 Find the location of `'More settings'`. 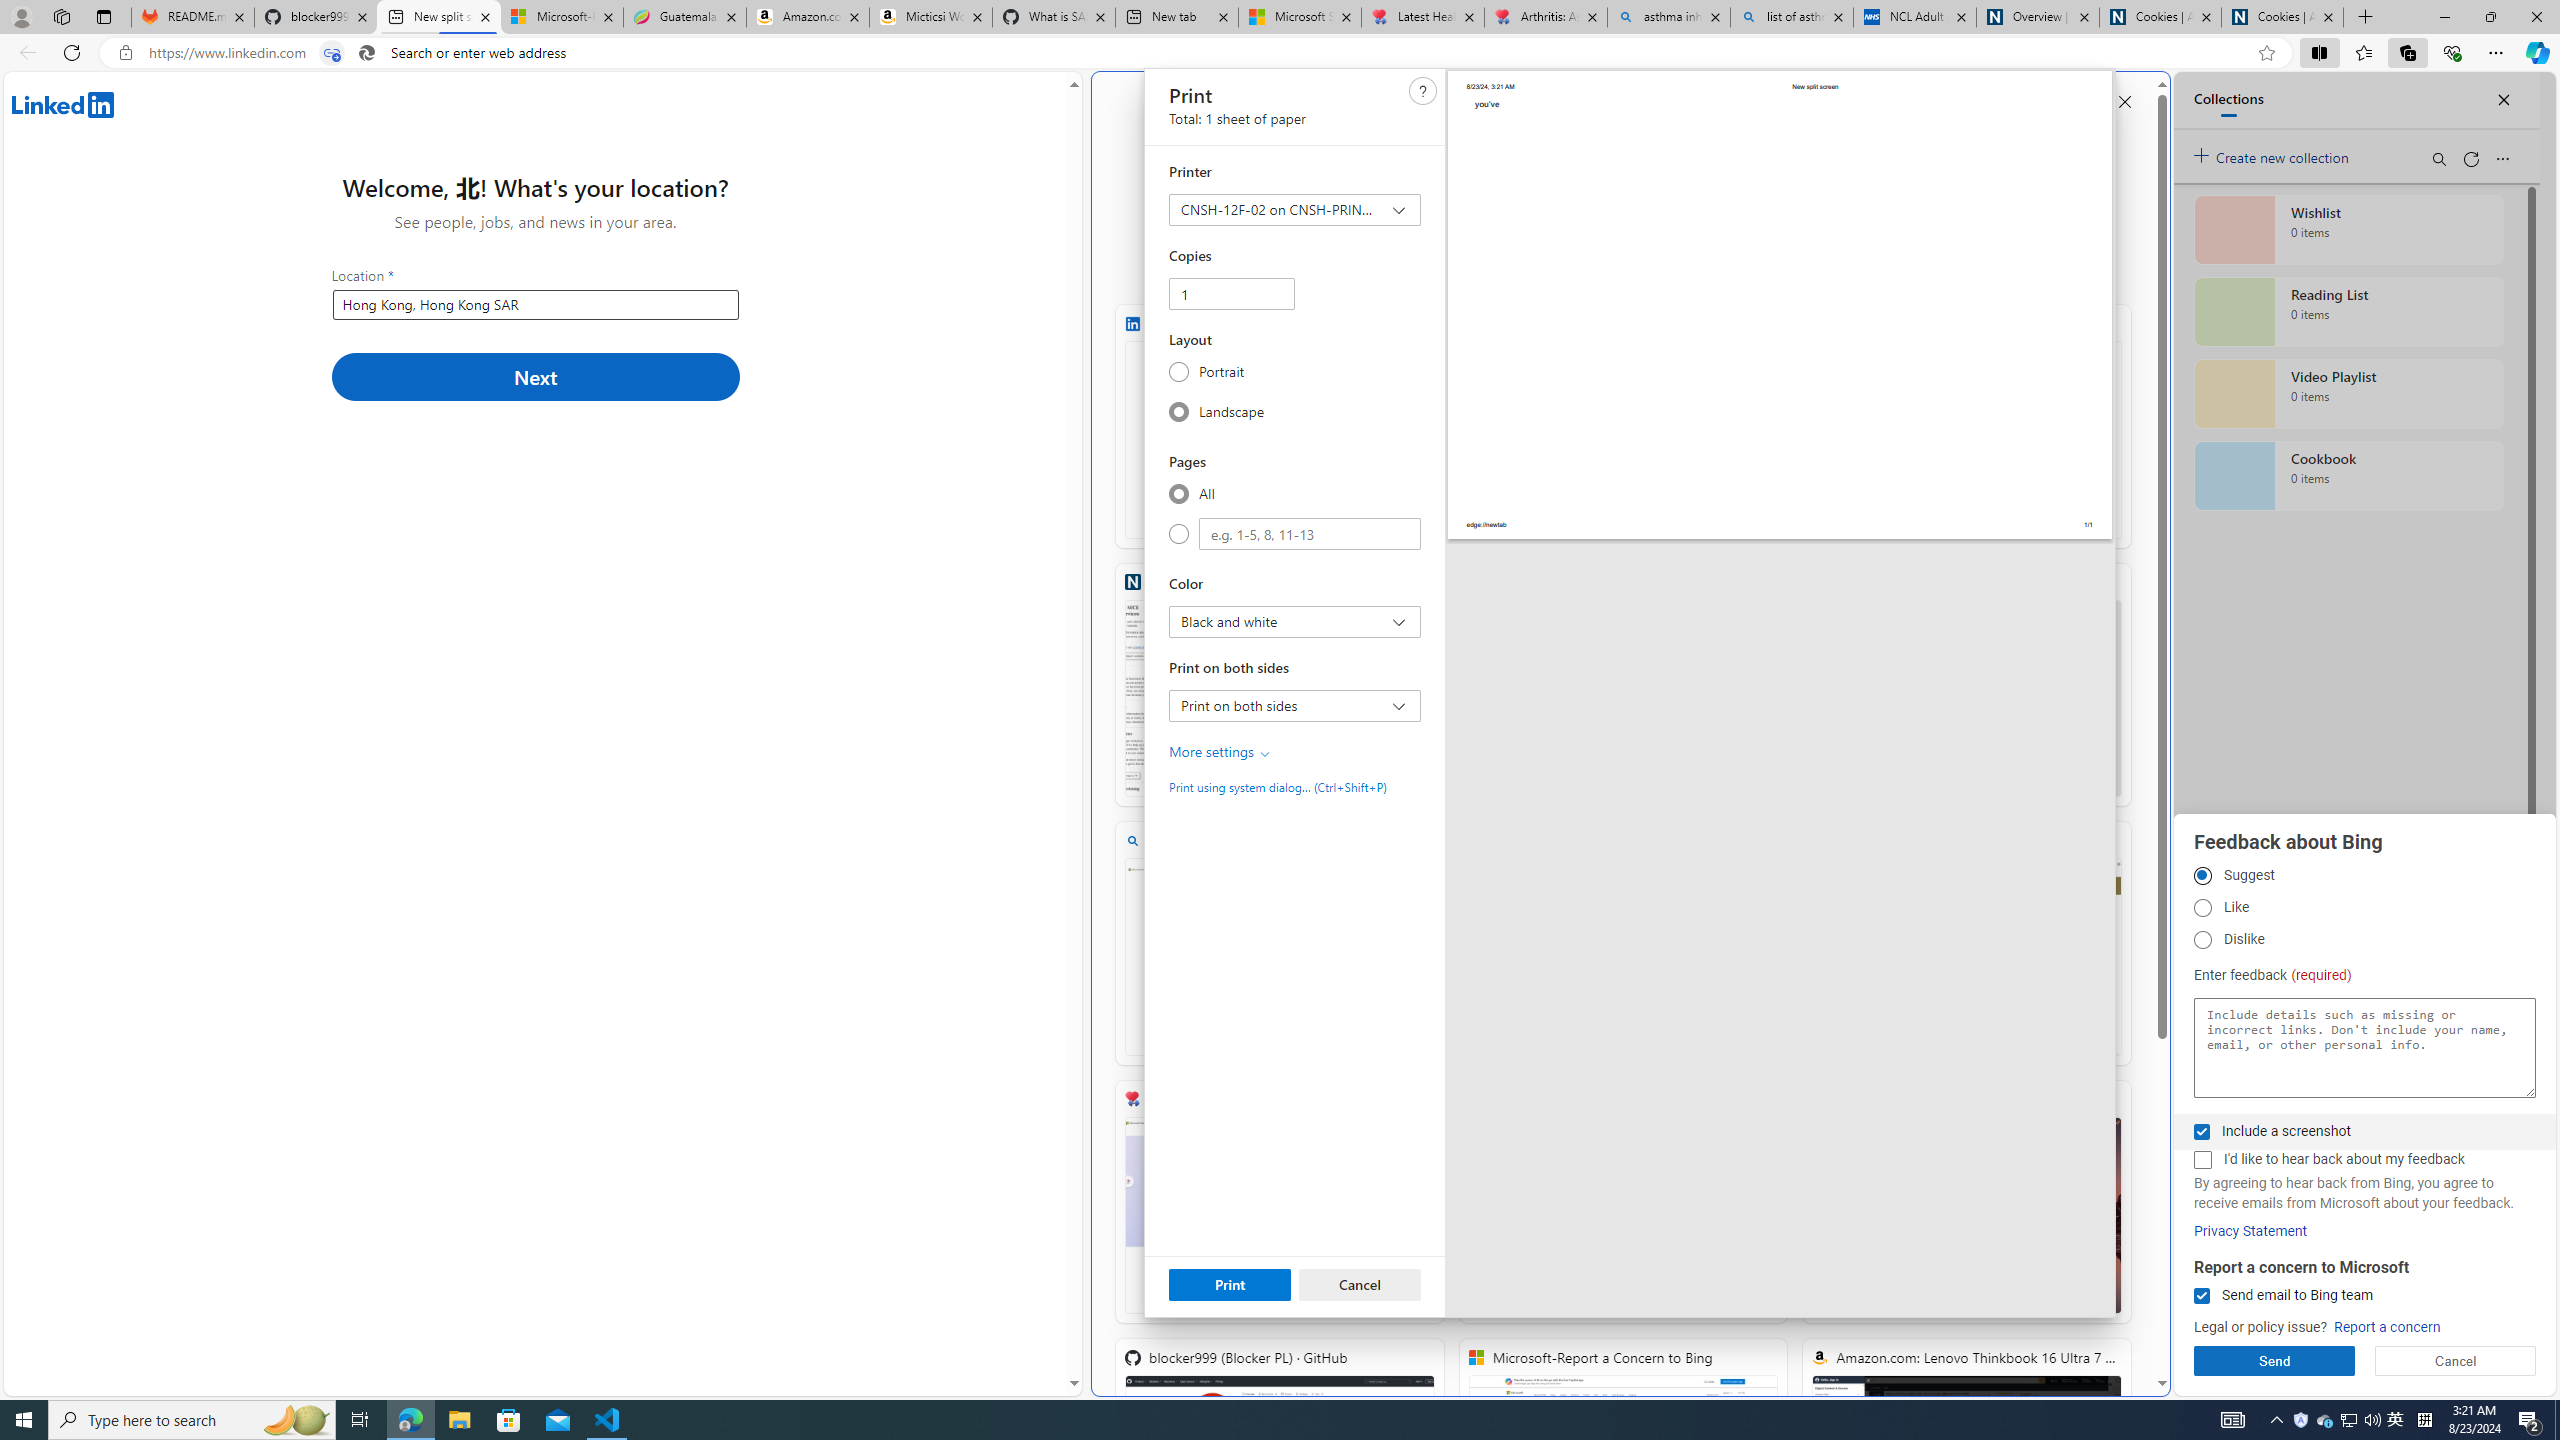

'More settings' is located at coordinates (1220, 751).